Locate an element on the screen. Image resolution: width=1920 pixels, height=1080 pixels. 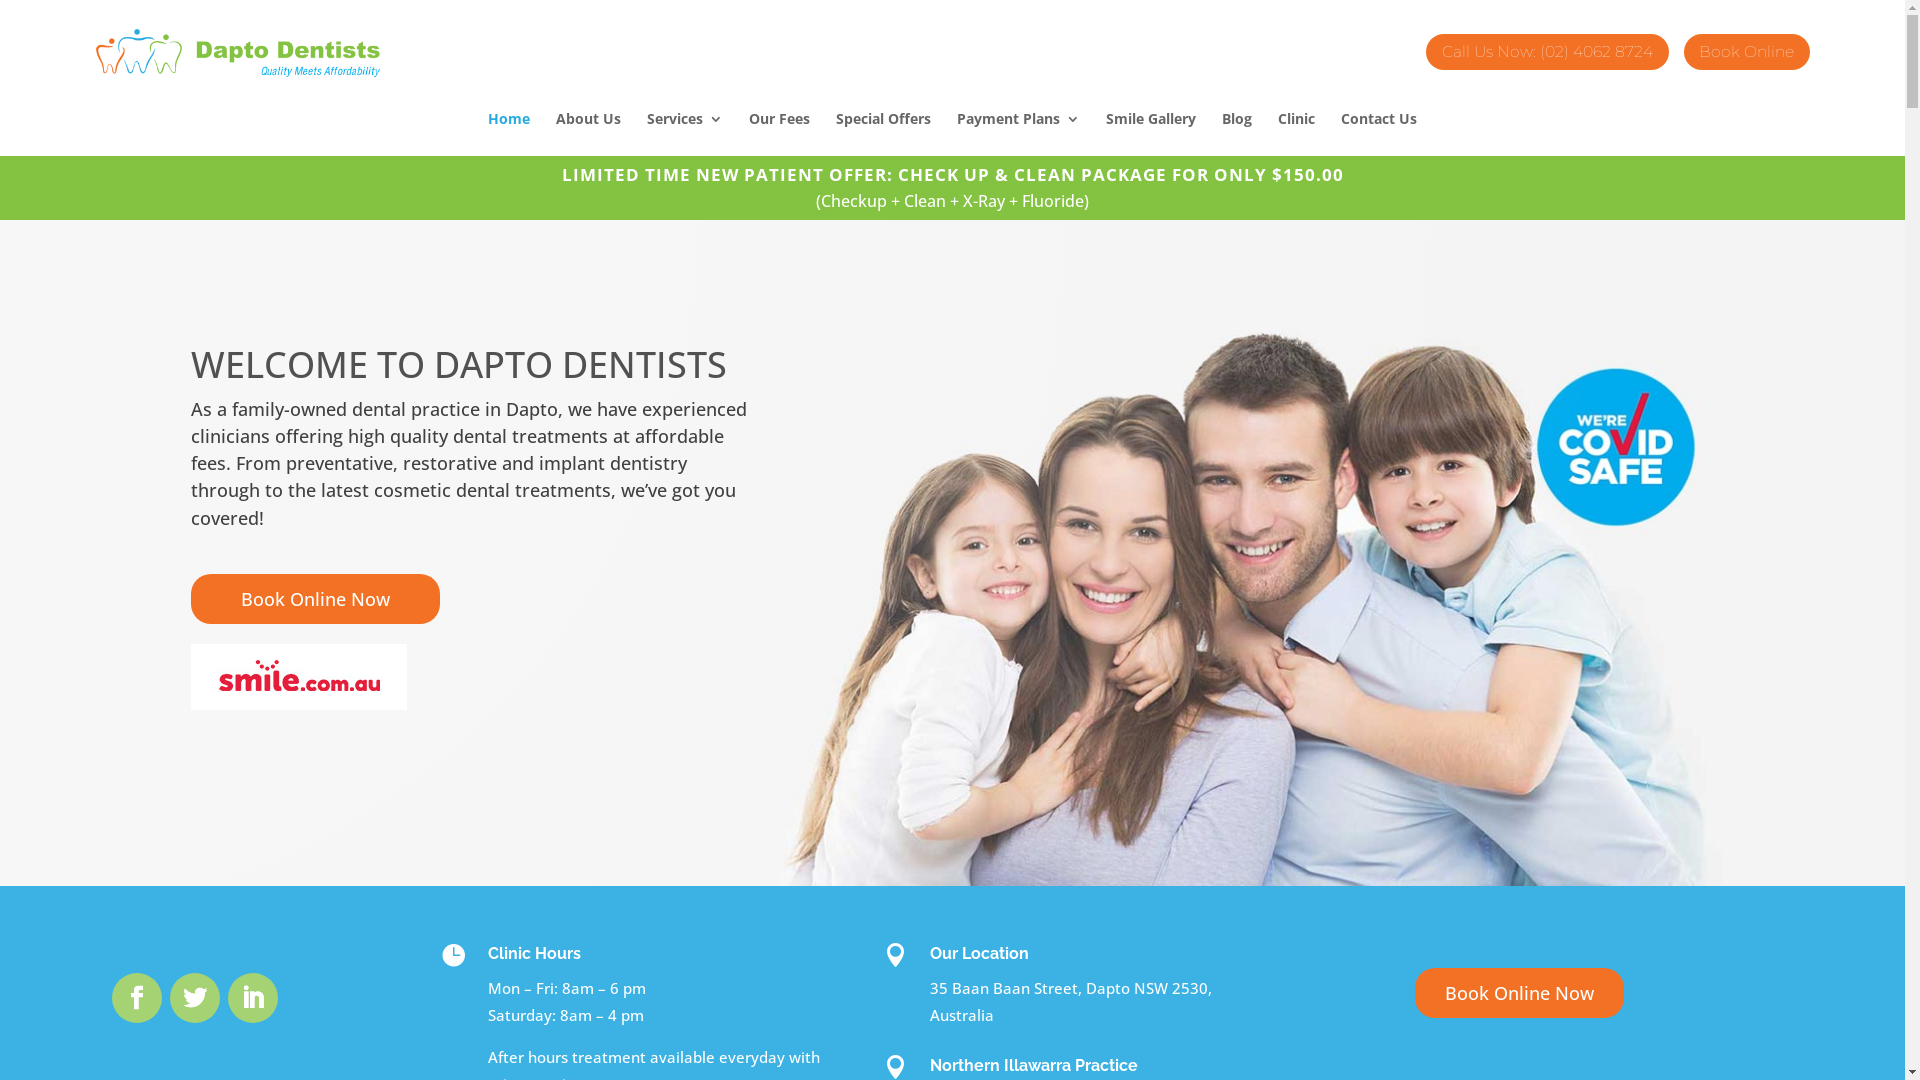
'35 Baan Baan Street, Dapto NSW 2530, Australia' is located at coordinates (1069, 1001).